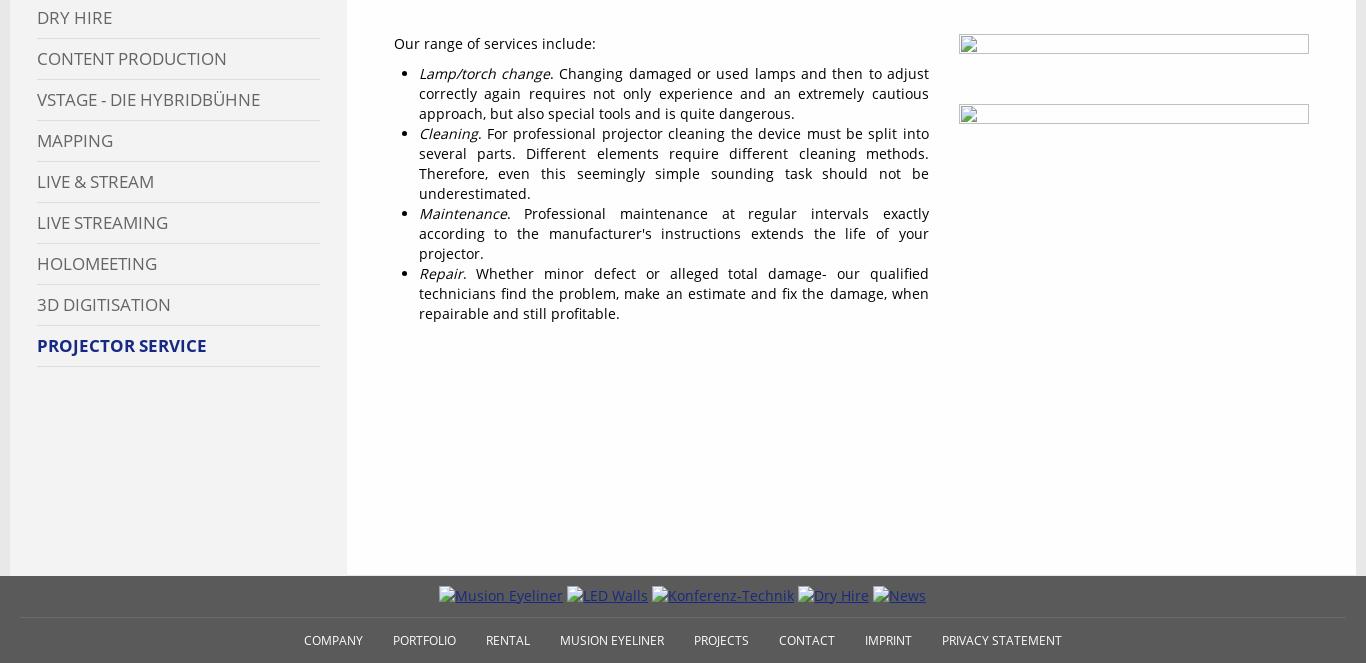 Image resolution: width=1366 pixels, height=663 pixels. I want to click on 'Our range of services include:', so click(495, 41).